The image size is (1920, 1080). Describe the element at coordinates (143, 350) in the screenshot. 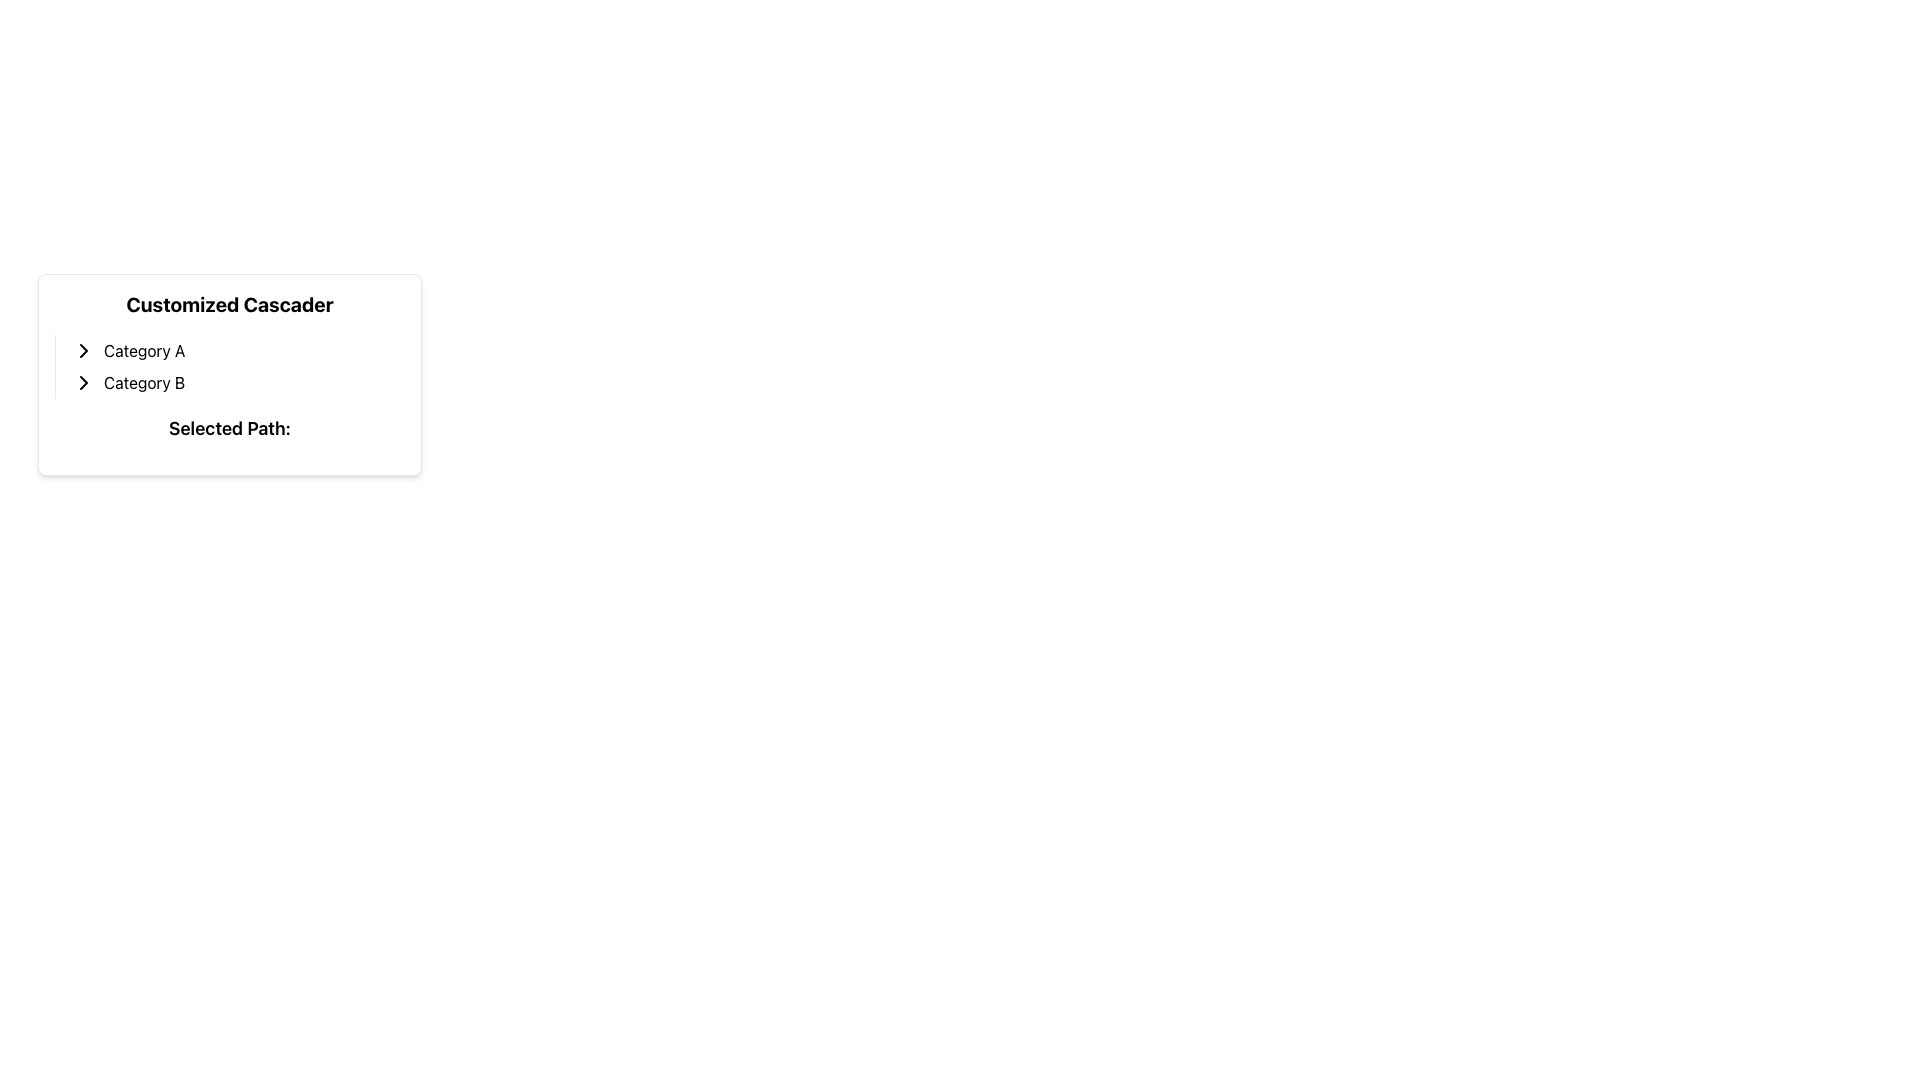

I see `the 'Category A' text label located to the right of the chevron icon in the vertical menu` at that location.